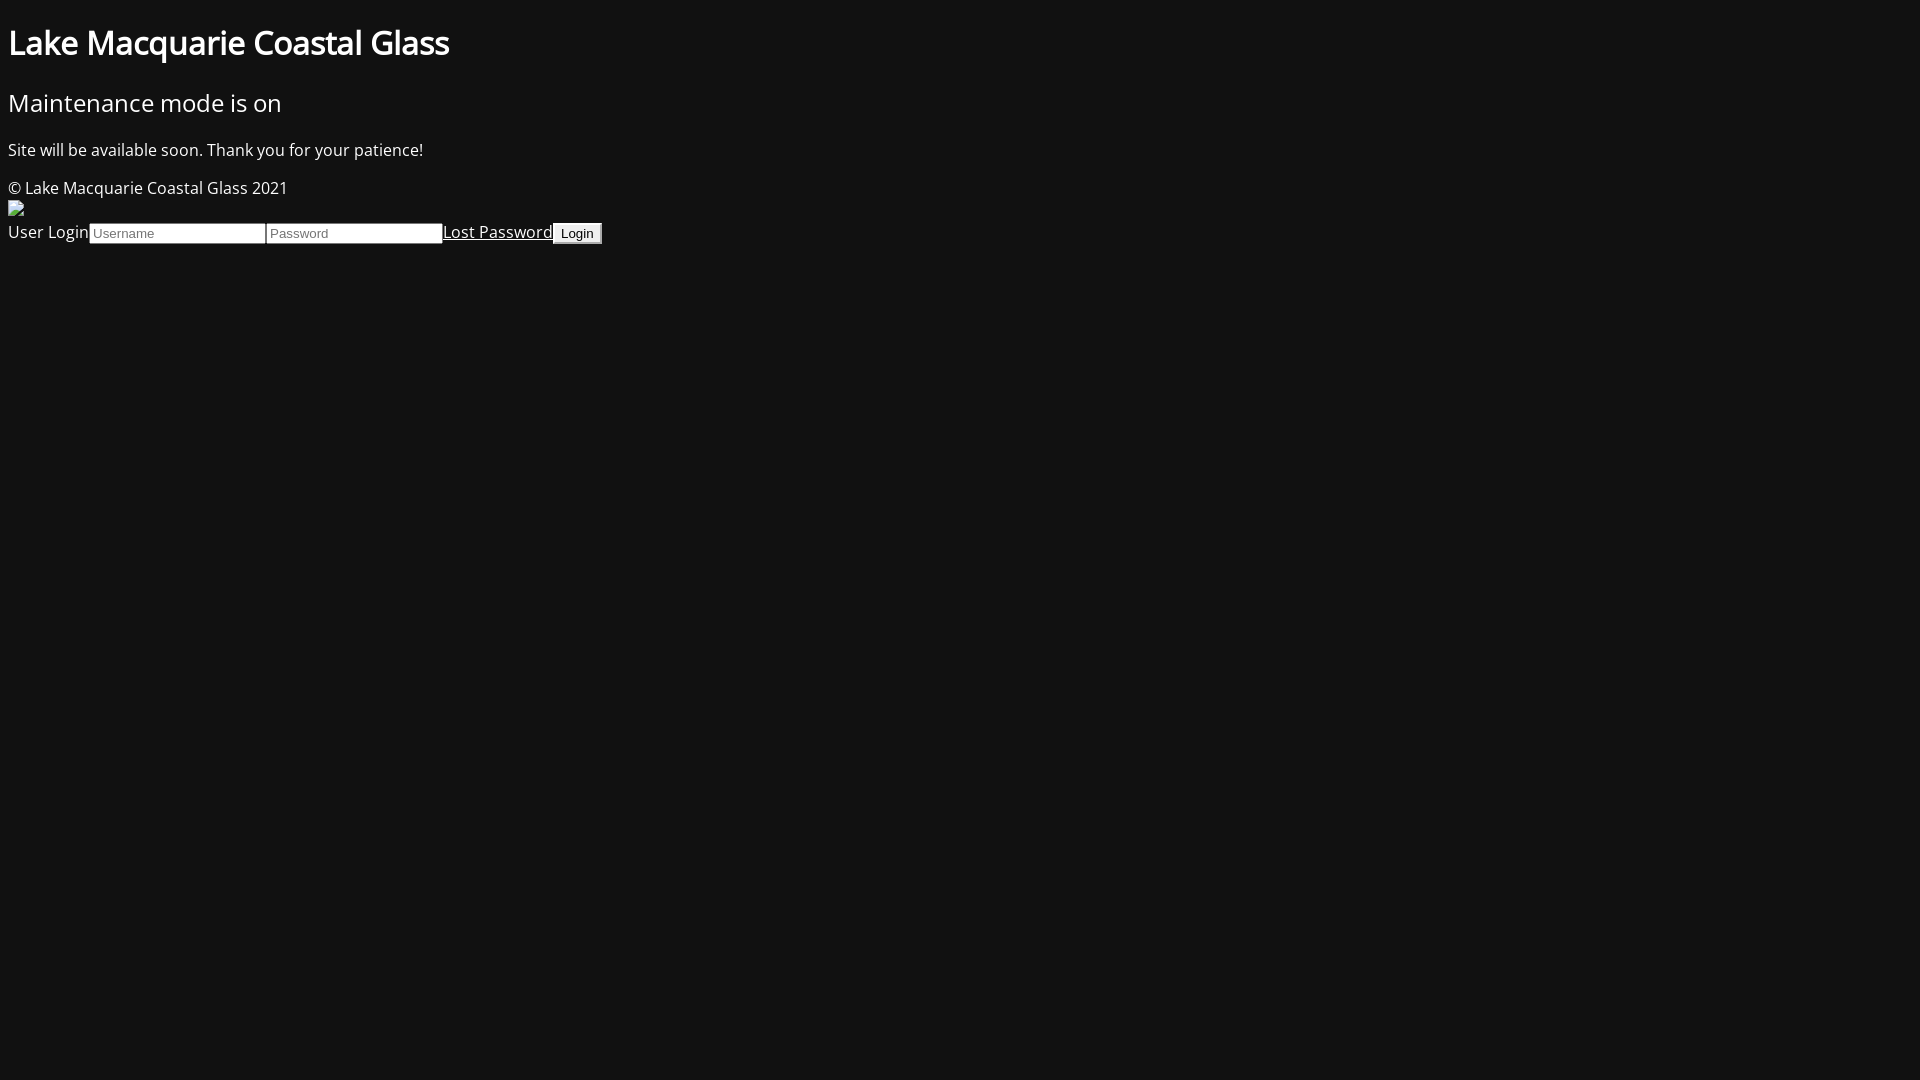 This screenshot has height=1080, width=1920. What do you see at coordinates (498, 230) in the screenshot?
I see `'Lost Password'` at bounding box center [498, 230].